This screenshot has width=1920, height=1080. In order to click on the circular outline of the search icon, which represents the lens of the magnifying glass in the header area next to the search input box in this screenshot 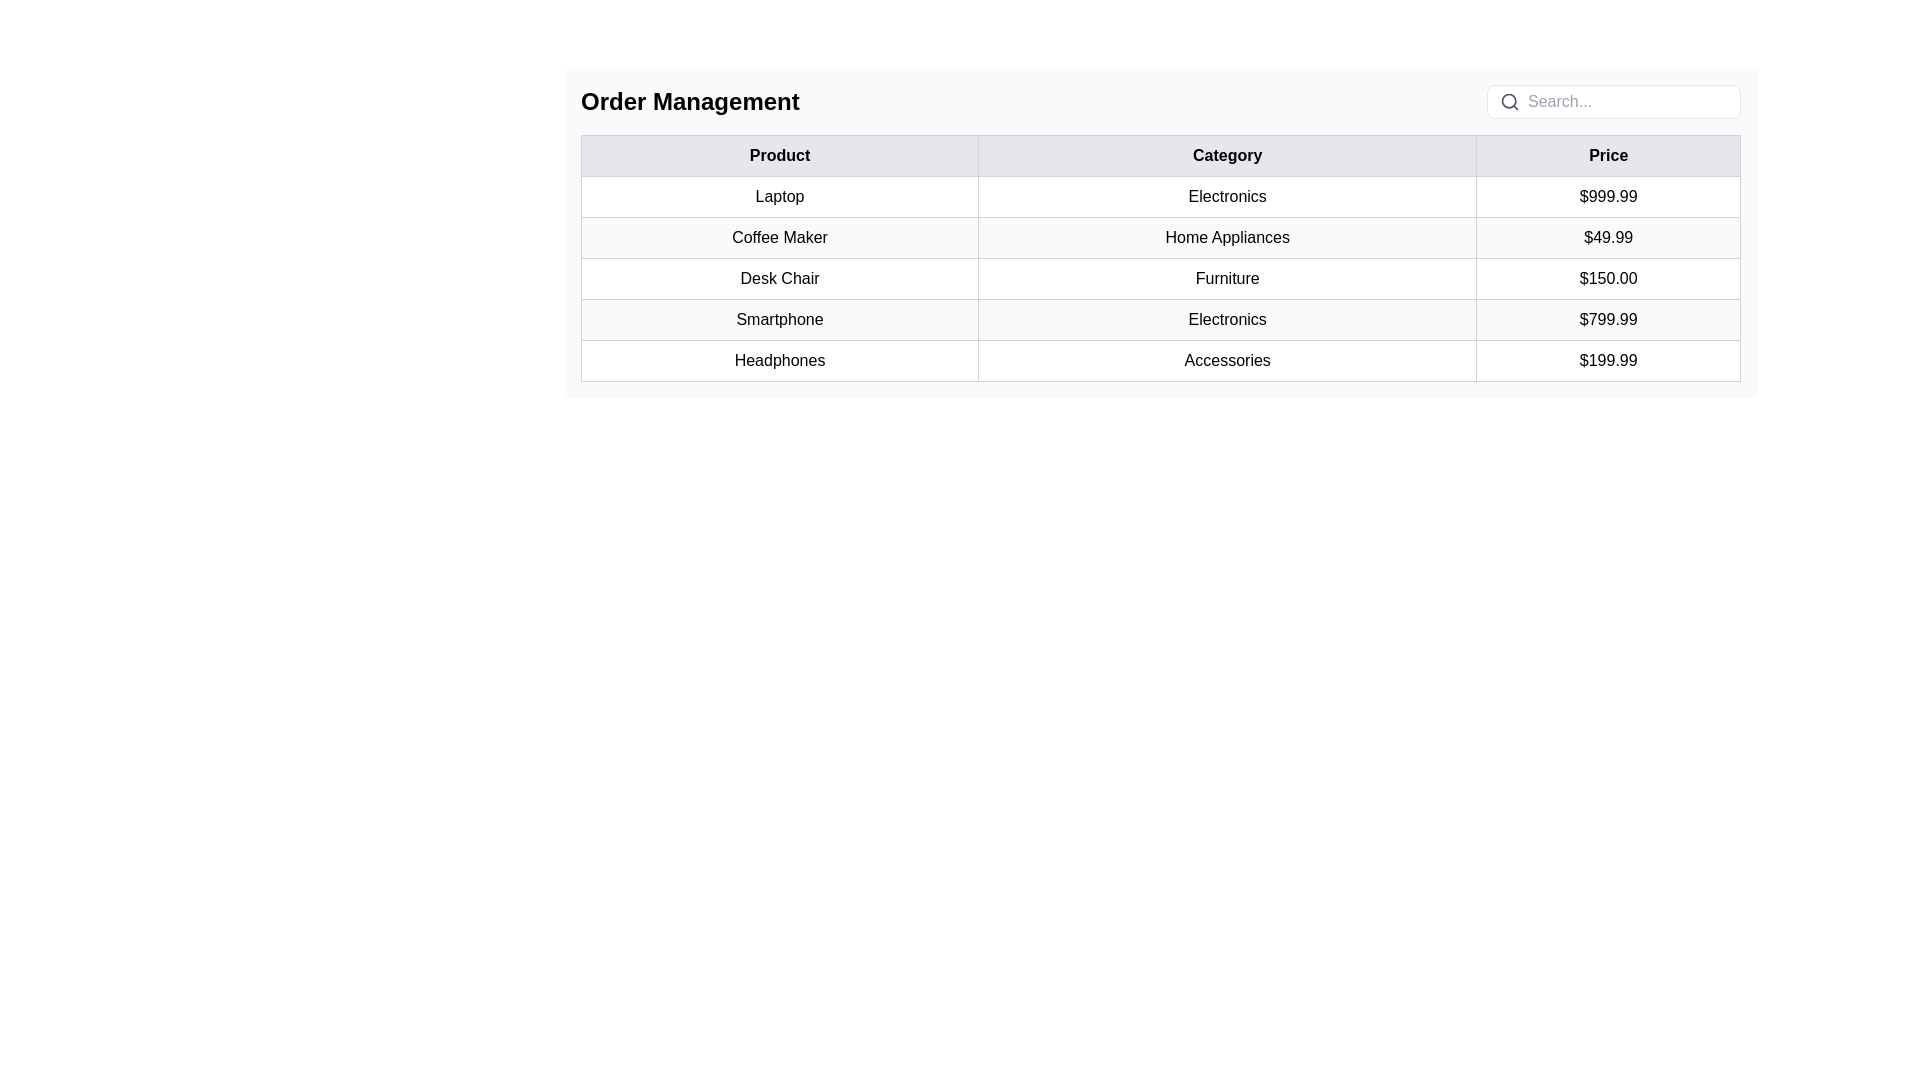, I will do `click(1509, 101)`.